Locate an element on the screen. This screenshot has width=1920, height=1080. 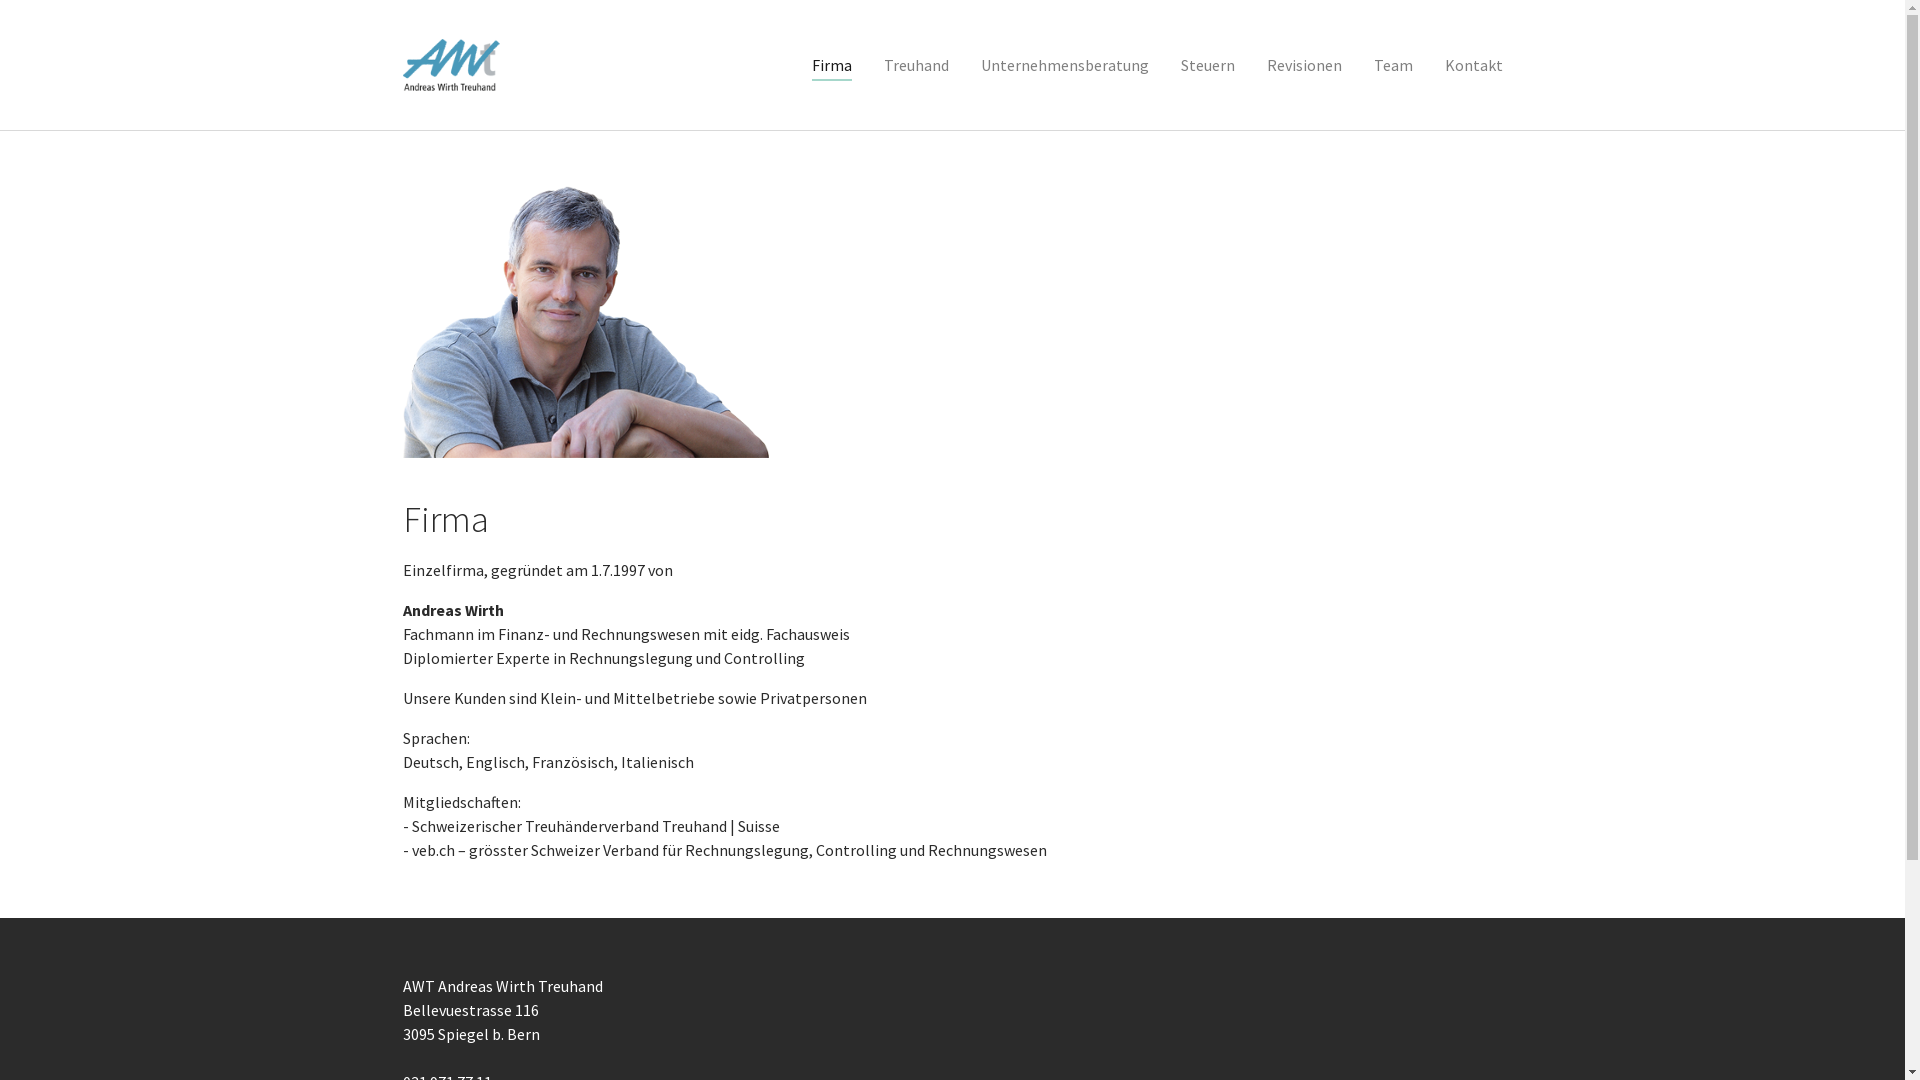
'Firma is located at coordinates (831, 64).